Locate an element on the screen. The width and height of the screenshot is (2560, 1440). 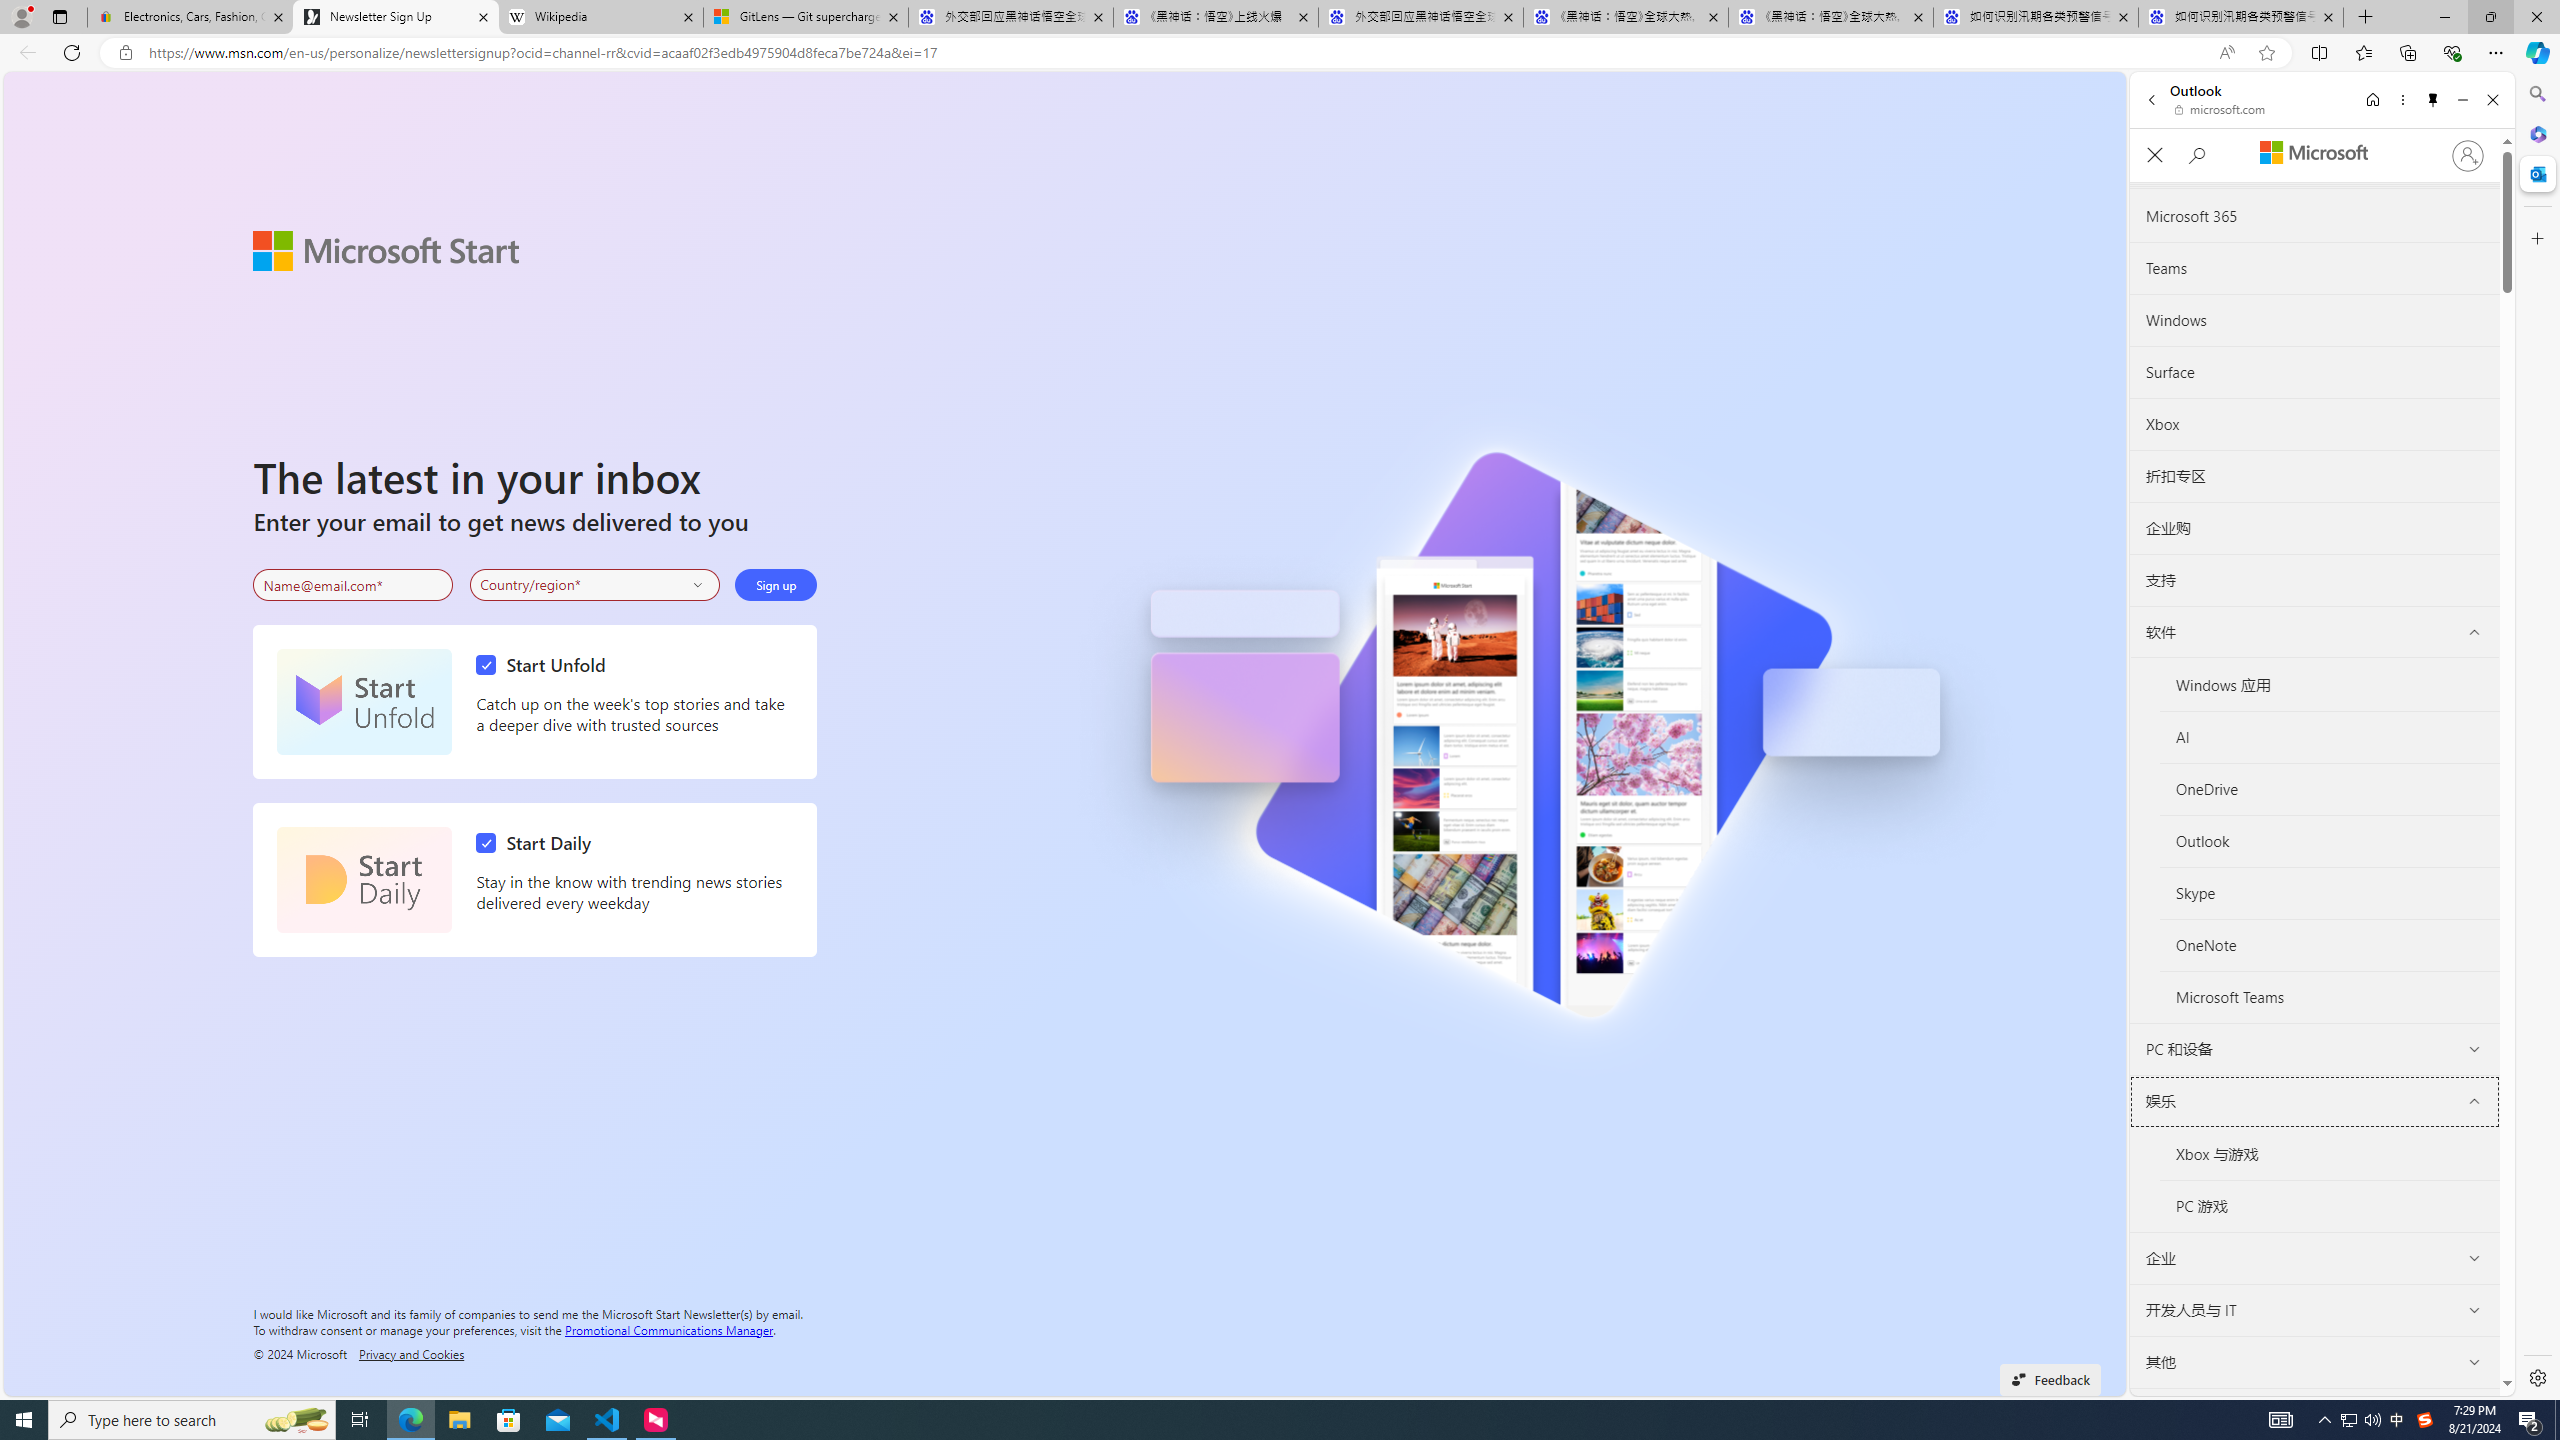
'Start Unfold' is located at coordinates (363, 701).